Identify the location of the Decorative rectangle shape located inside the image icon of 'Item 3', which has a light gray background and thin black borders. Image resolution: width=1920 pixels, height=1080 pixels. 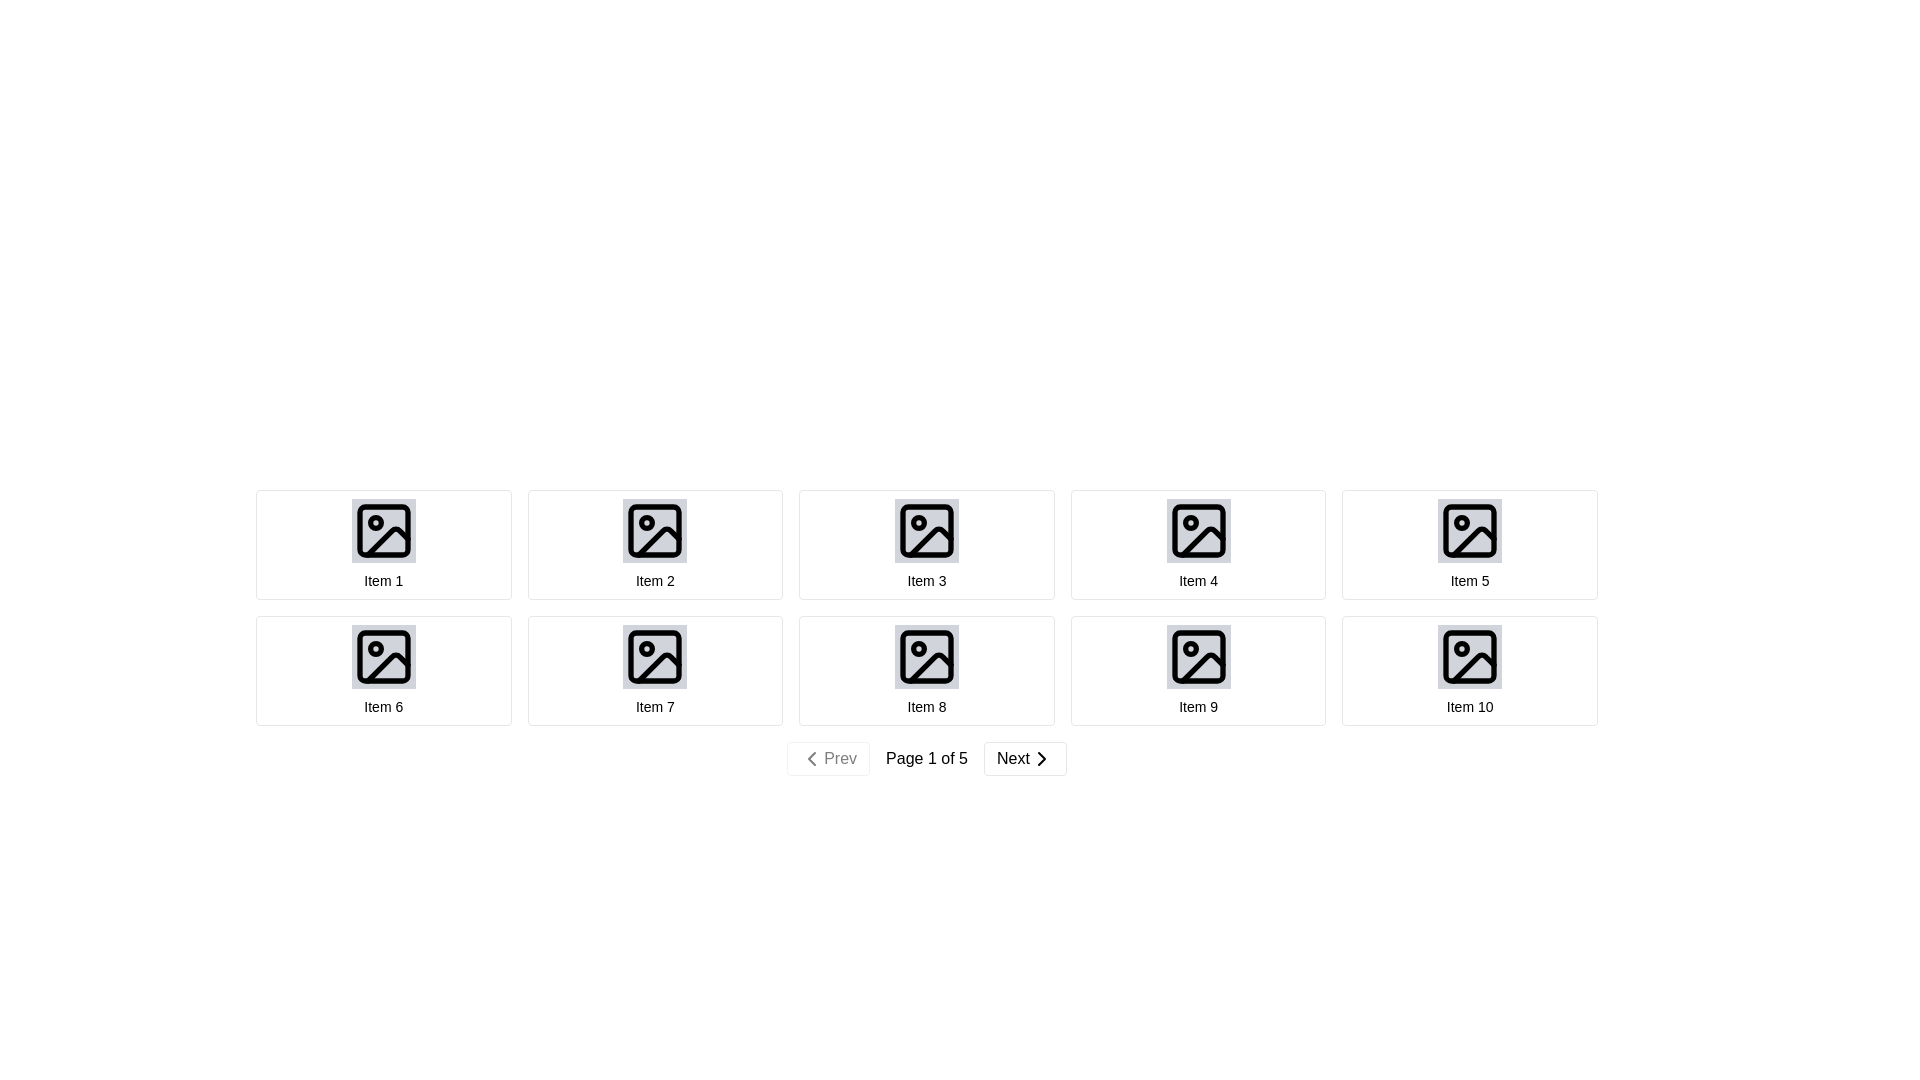
(925, 530).